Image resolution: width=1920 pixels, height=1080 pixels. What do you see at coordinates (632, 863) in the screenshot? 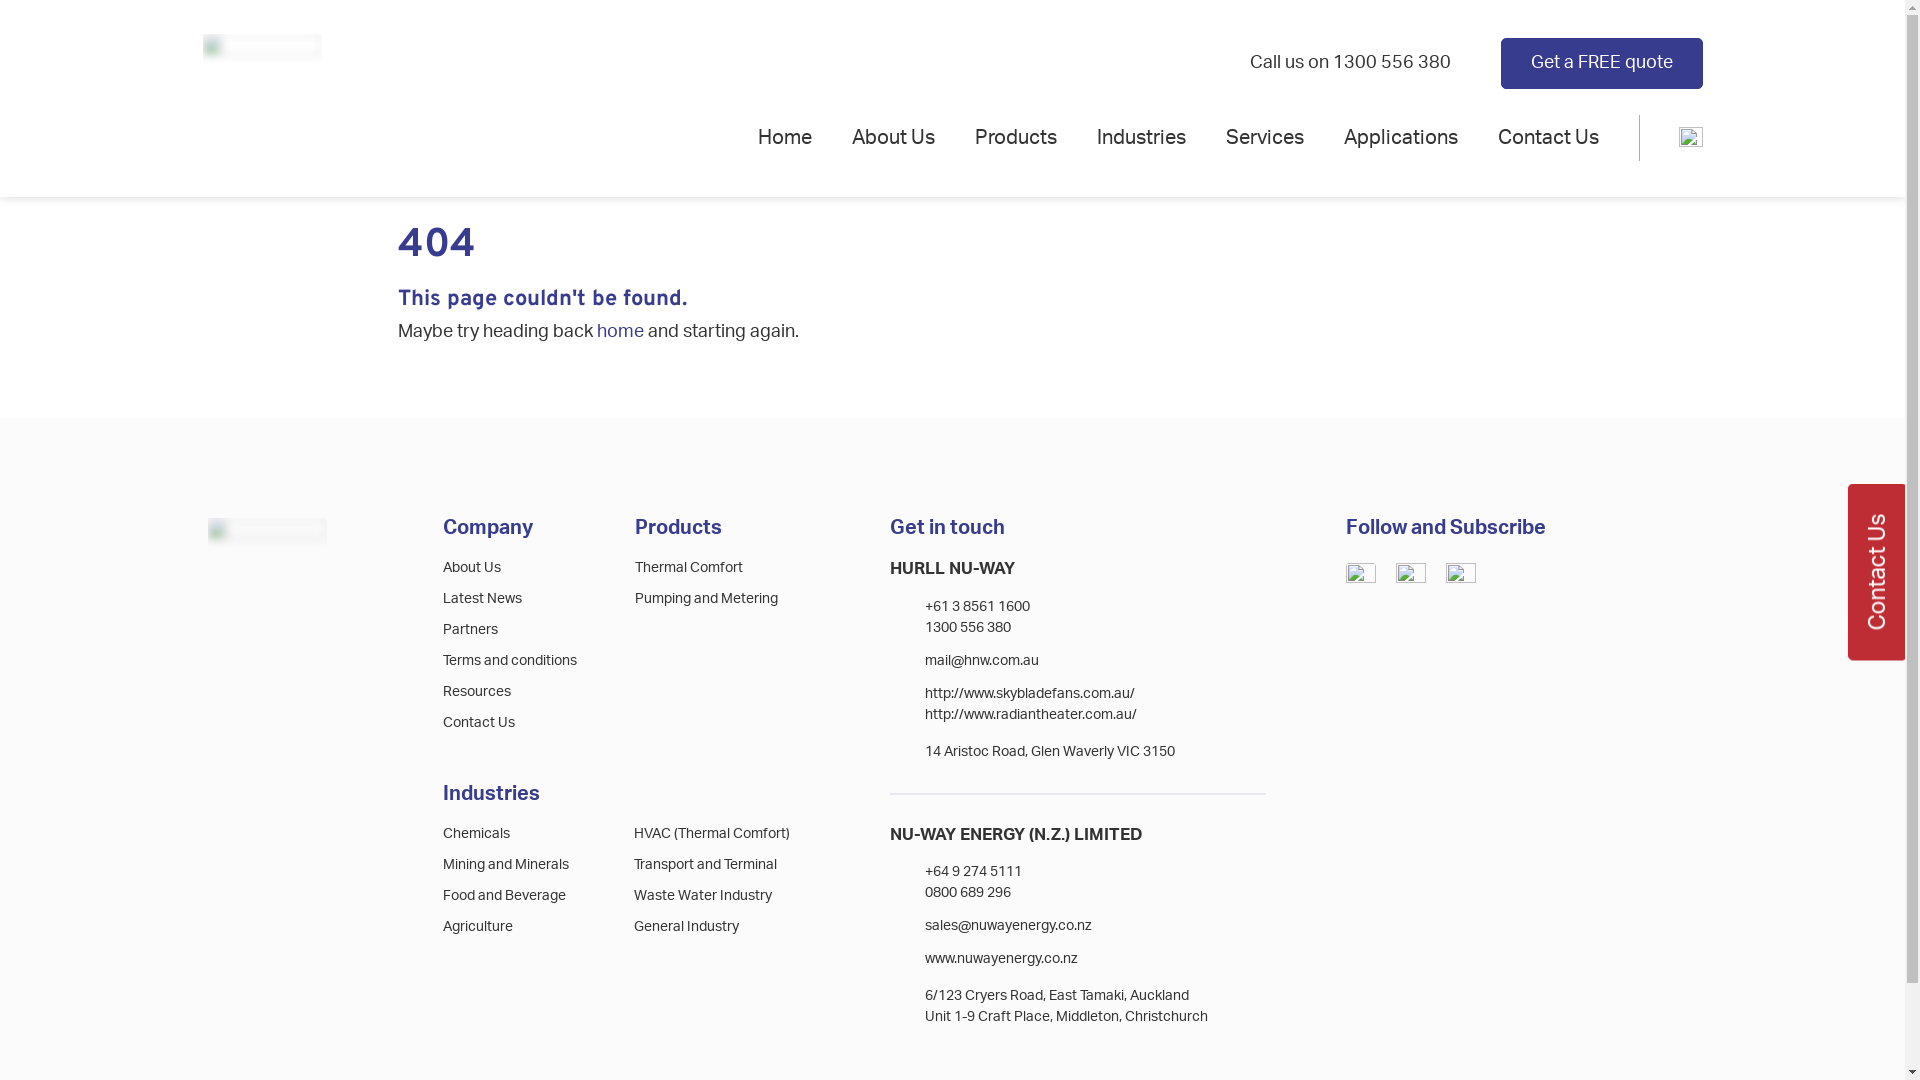
I see `'Transport and Terminal'` at bounding box center [632, 863].